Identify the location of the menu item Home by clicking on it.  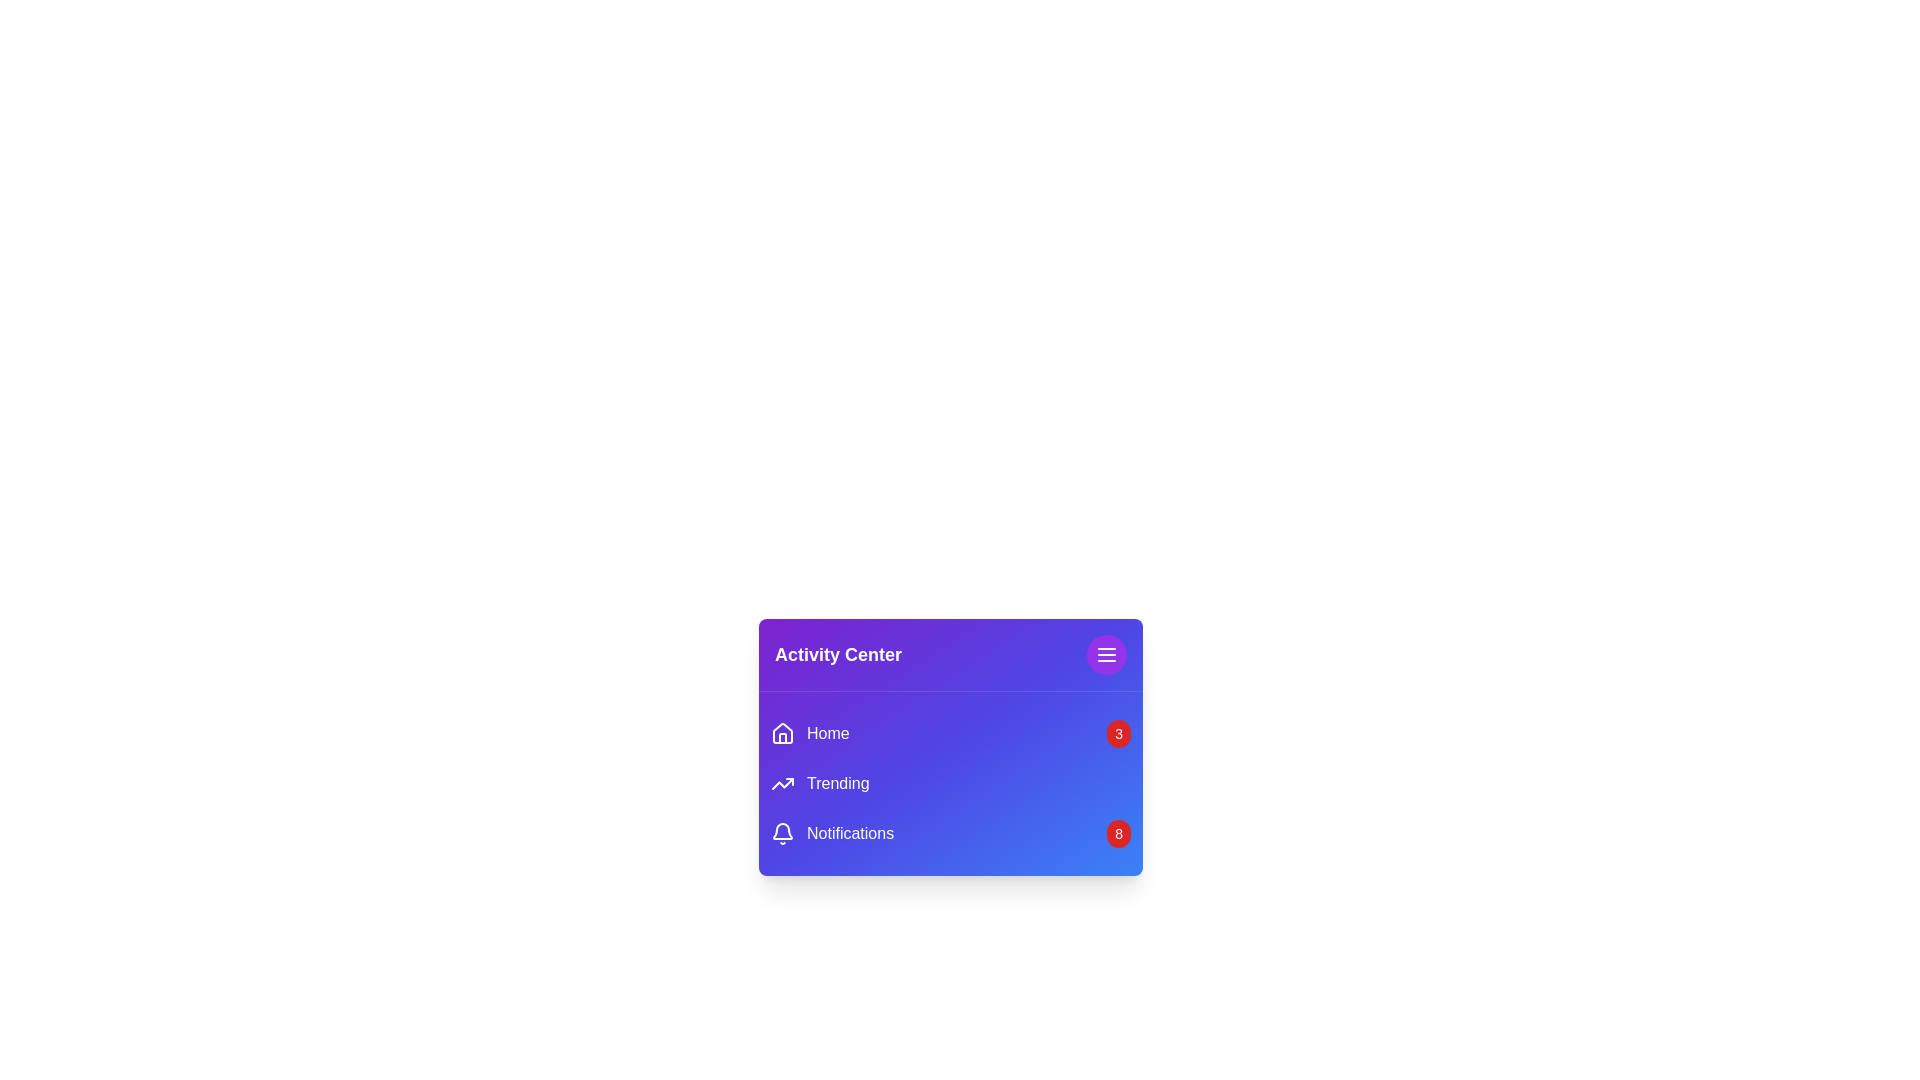
(810, 733).